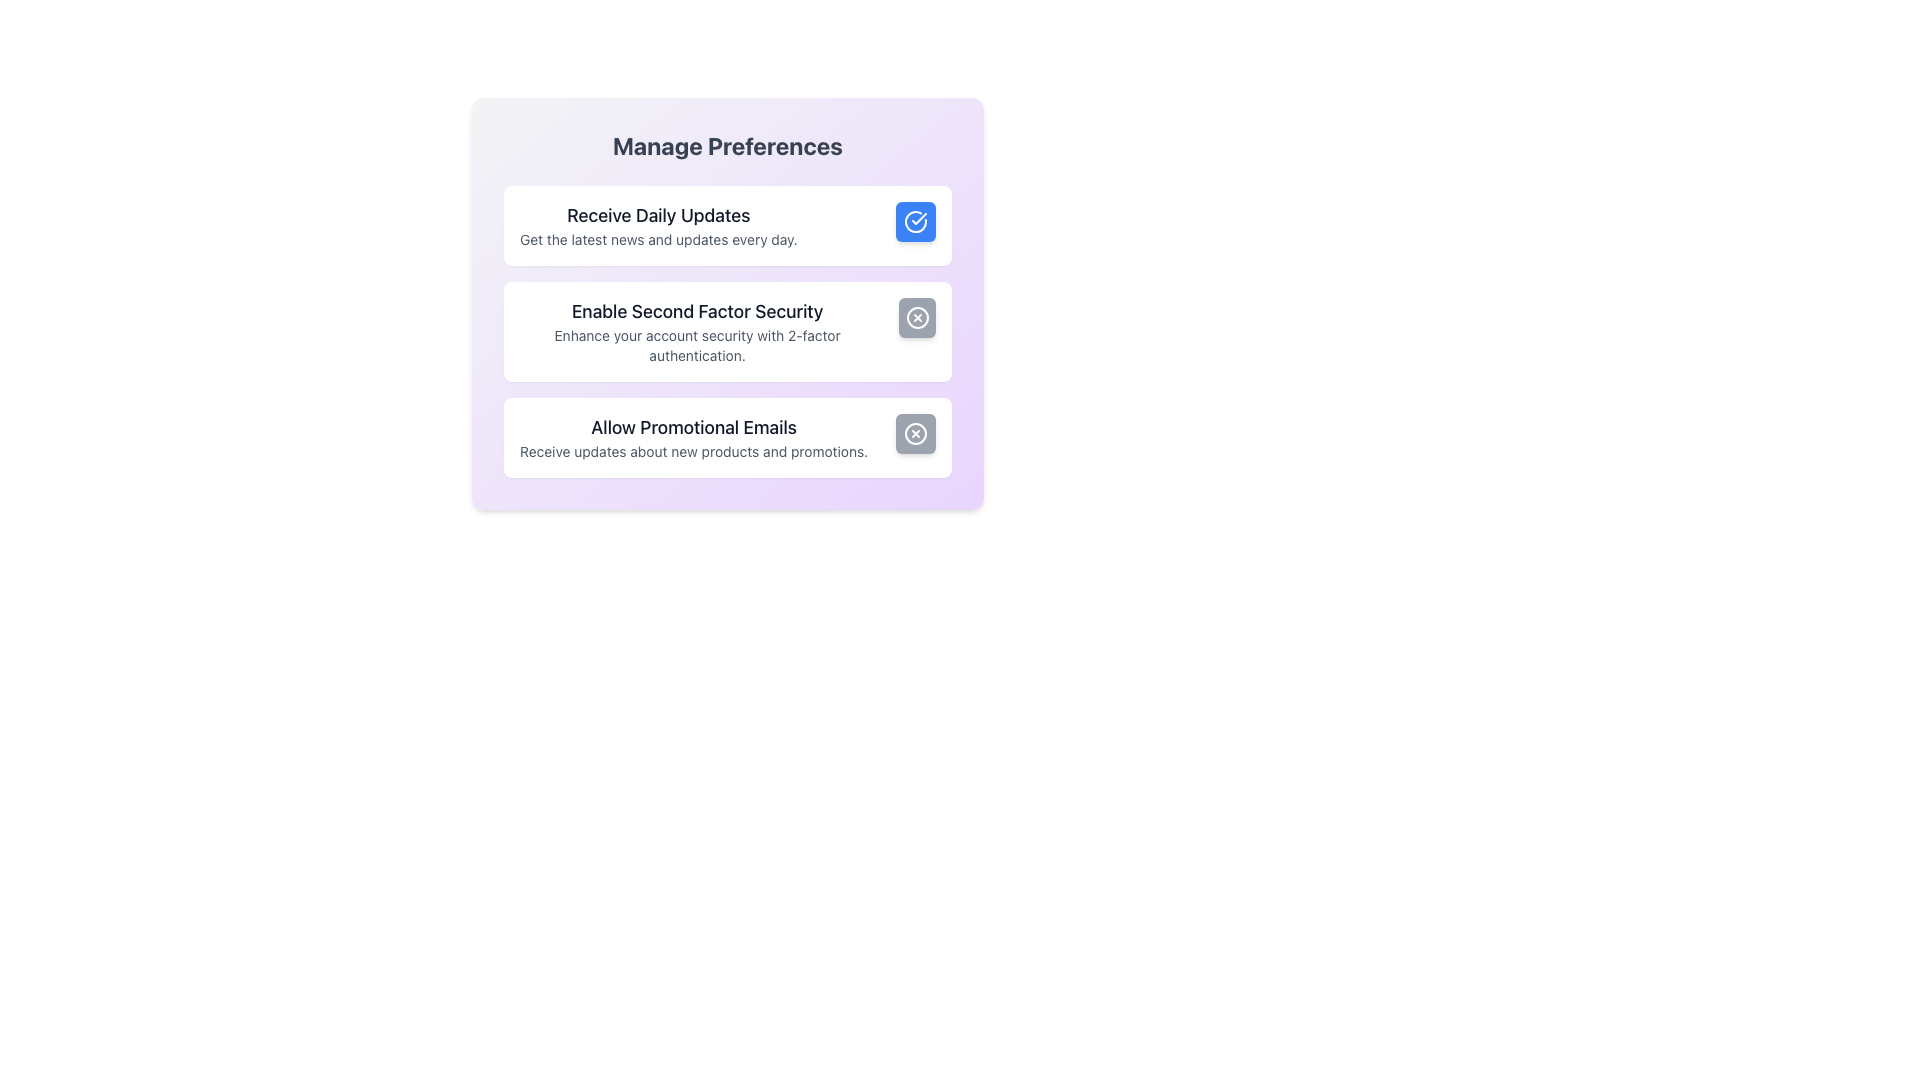 The width and height of the screenshot is (1920, 1080). What do you see at coordinates (916, 316) in the screenshot?
I see `the gray circular icon with a cross mark in its center located to the right of the 'Enable Second Factor Security' option in the modal box` at bounding box center [916, 316].